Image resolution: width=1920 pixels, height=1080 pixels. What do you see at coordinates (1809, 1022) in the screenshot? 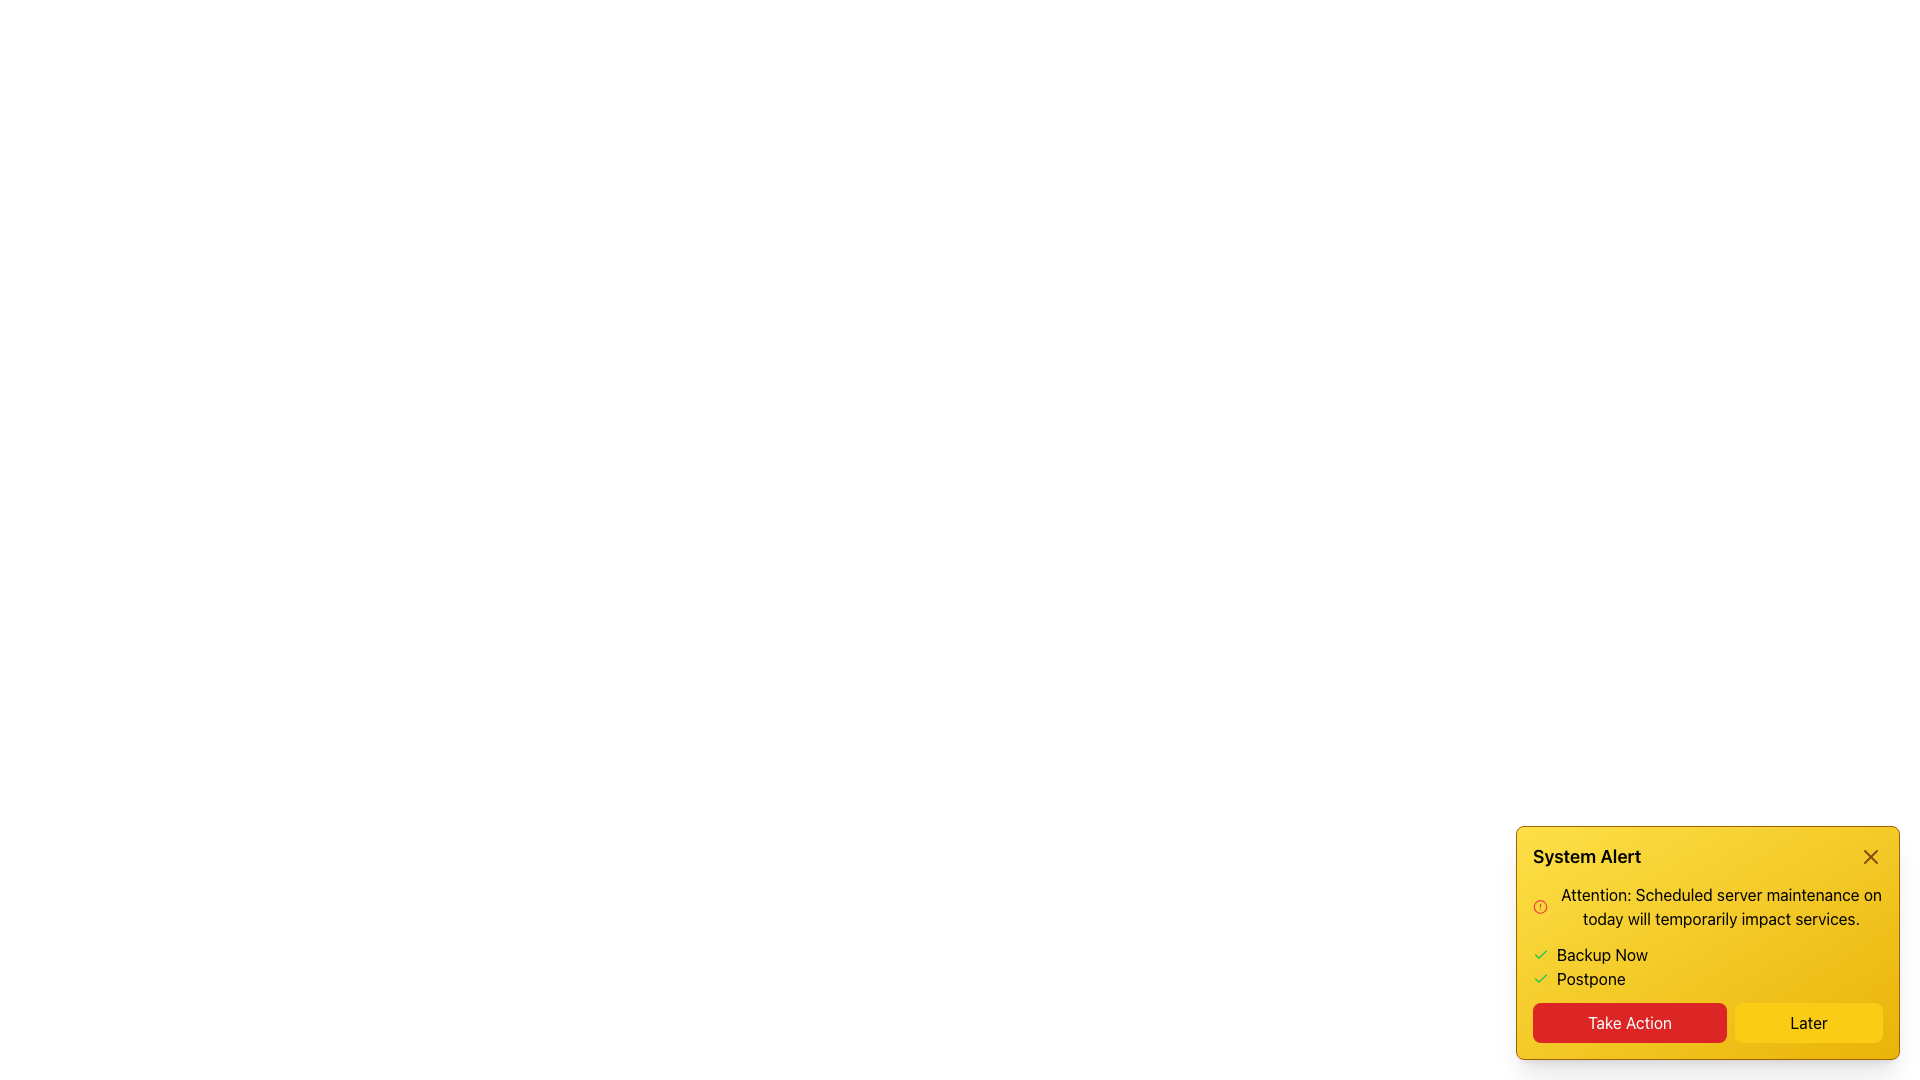
I see `the 'Later' button located in the bottom-right corner of the alert dialog box, to the right of the 'Take Action' button` at bounding box center [1809, 1022].